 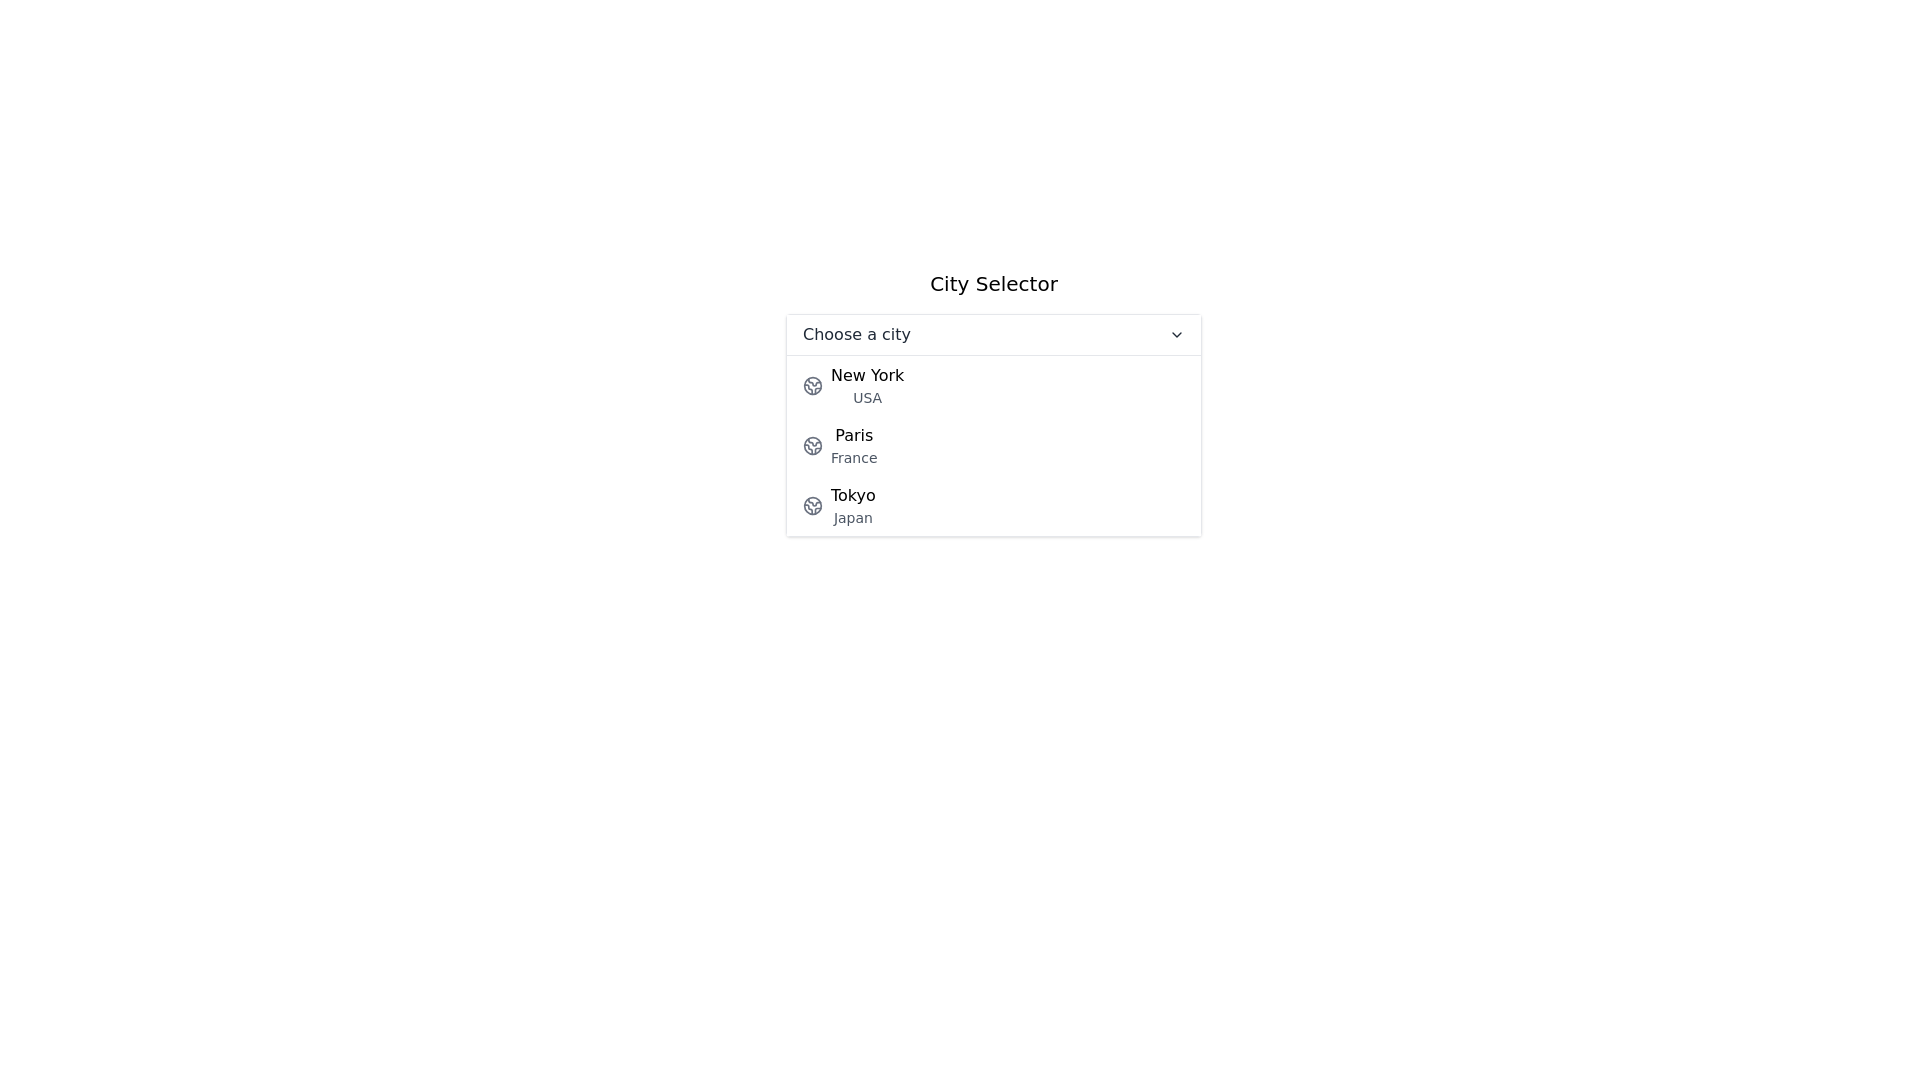 What do you see at coordinates (867, 385) in the screenshot?
I see `the 'New York' text label in the dropdown list labeled 'Choose a city'` at bounding box center [867, 385].